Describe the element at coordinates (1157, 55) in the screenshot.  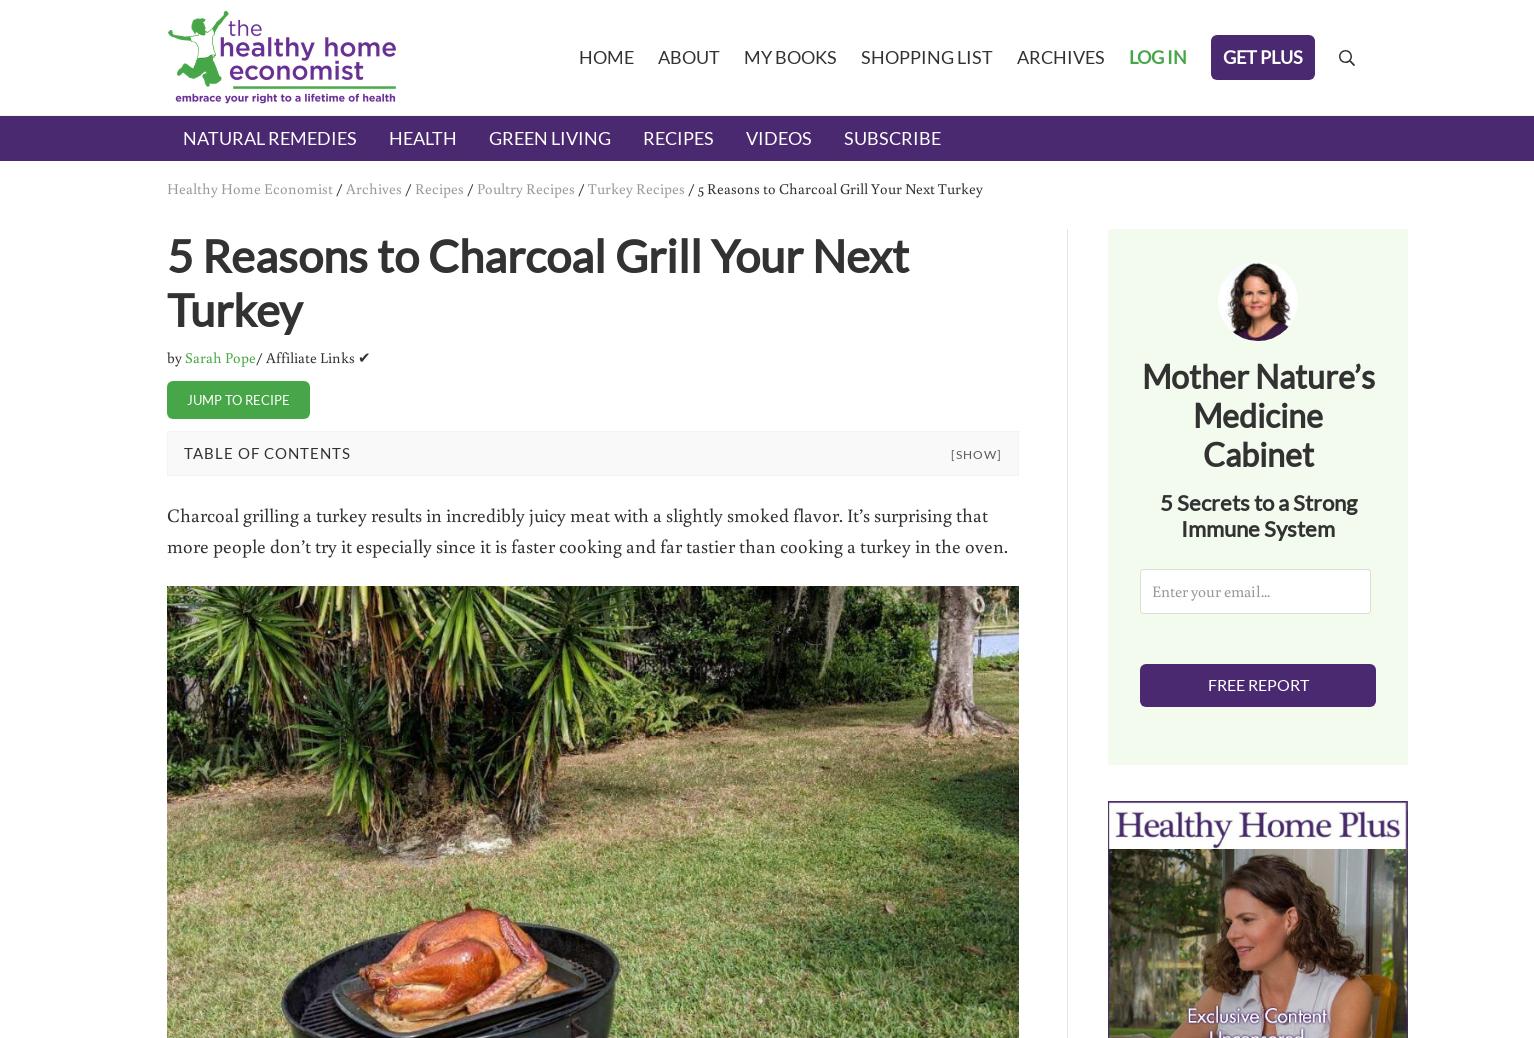
I see `'Log in'` at that location.